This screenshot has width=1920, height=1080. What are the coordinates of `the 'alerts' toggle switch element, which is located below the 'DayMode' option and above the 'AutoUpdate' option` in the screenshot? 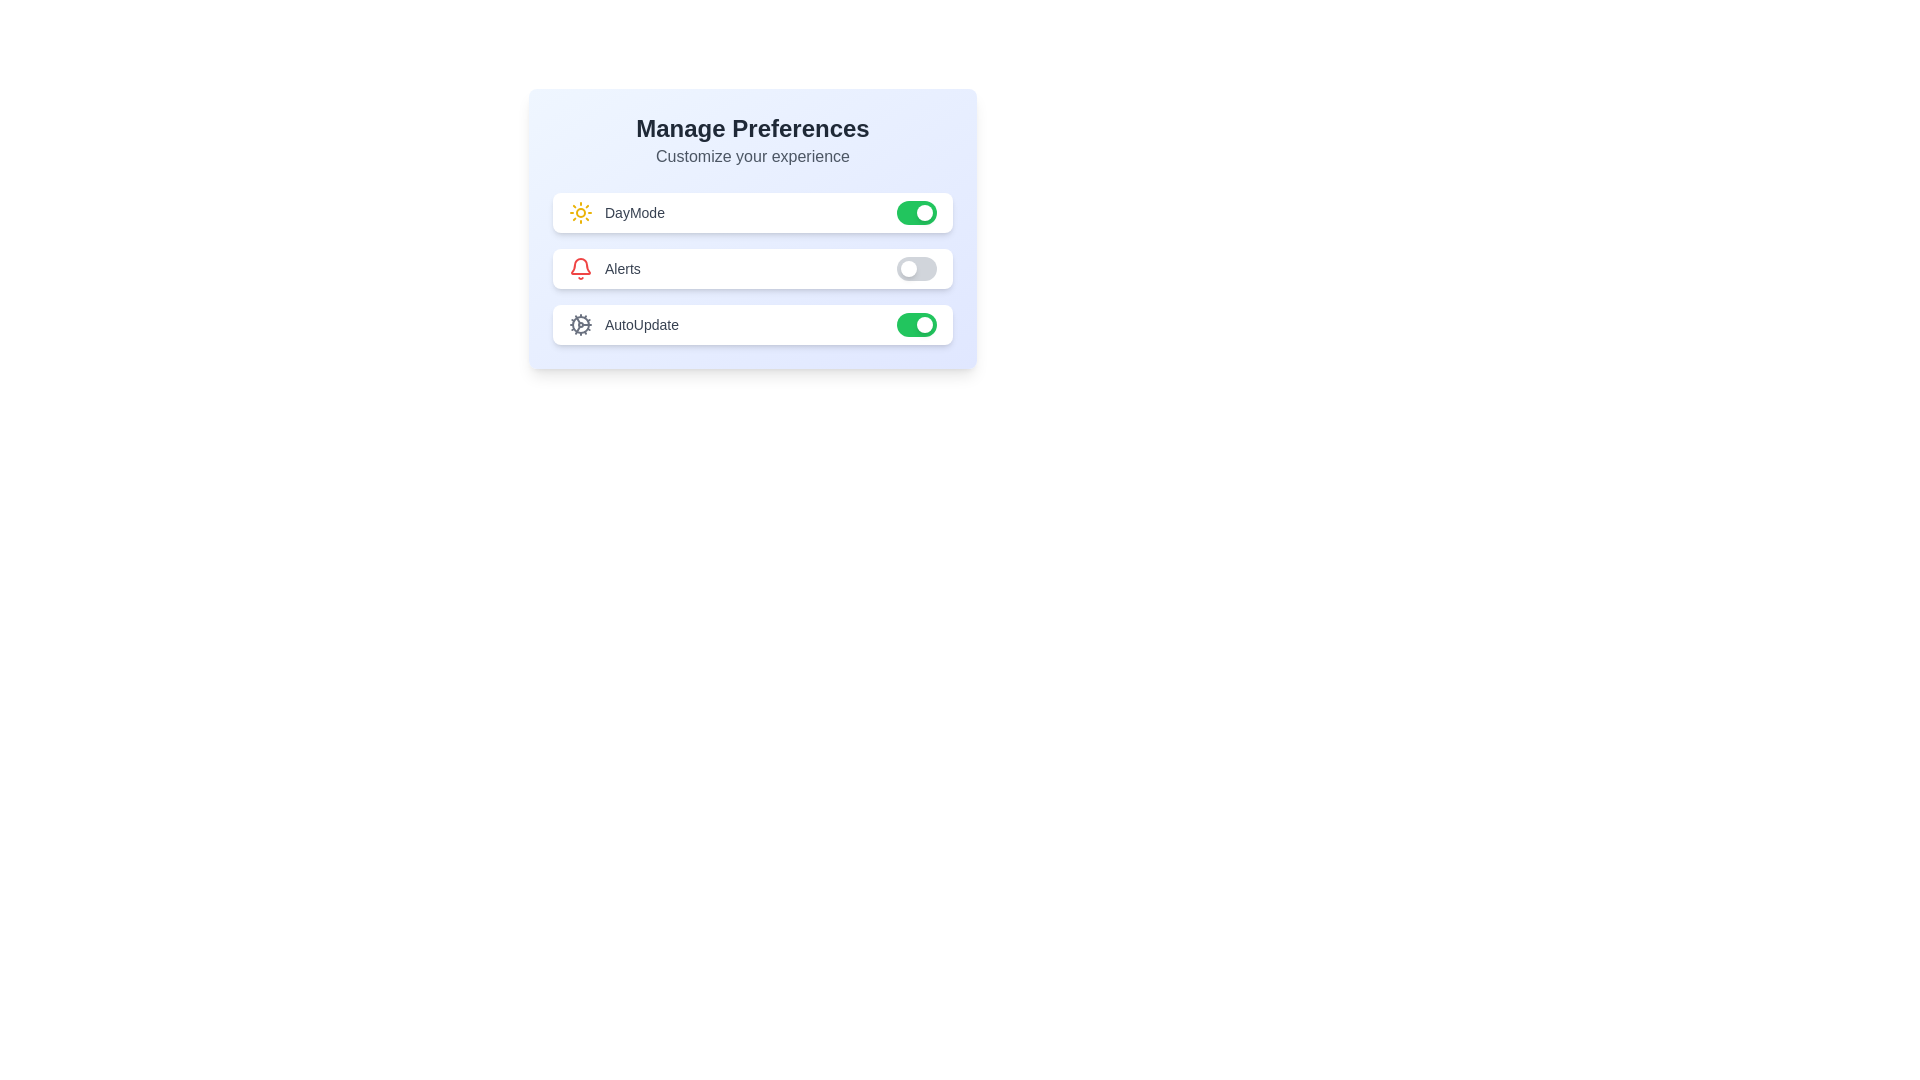 It's located at (752, 268).